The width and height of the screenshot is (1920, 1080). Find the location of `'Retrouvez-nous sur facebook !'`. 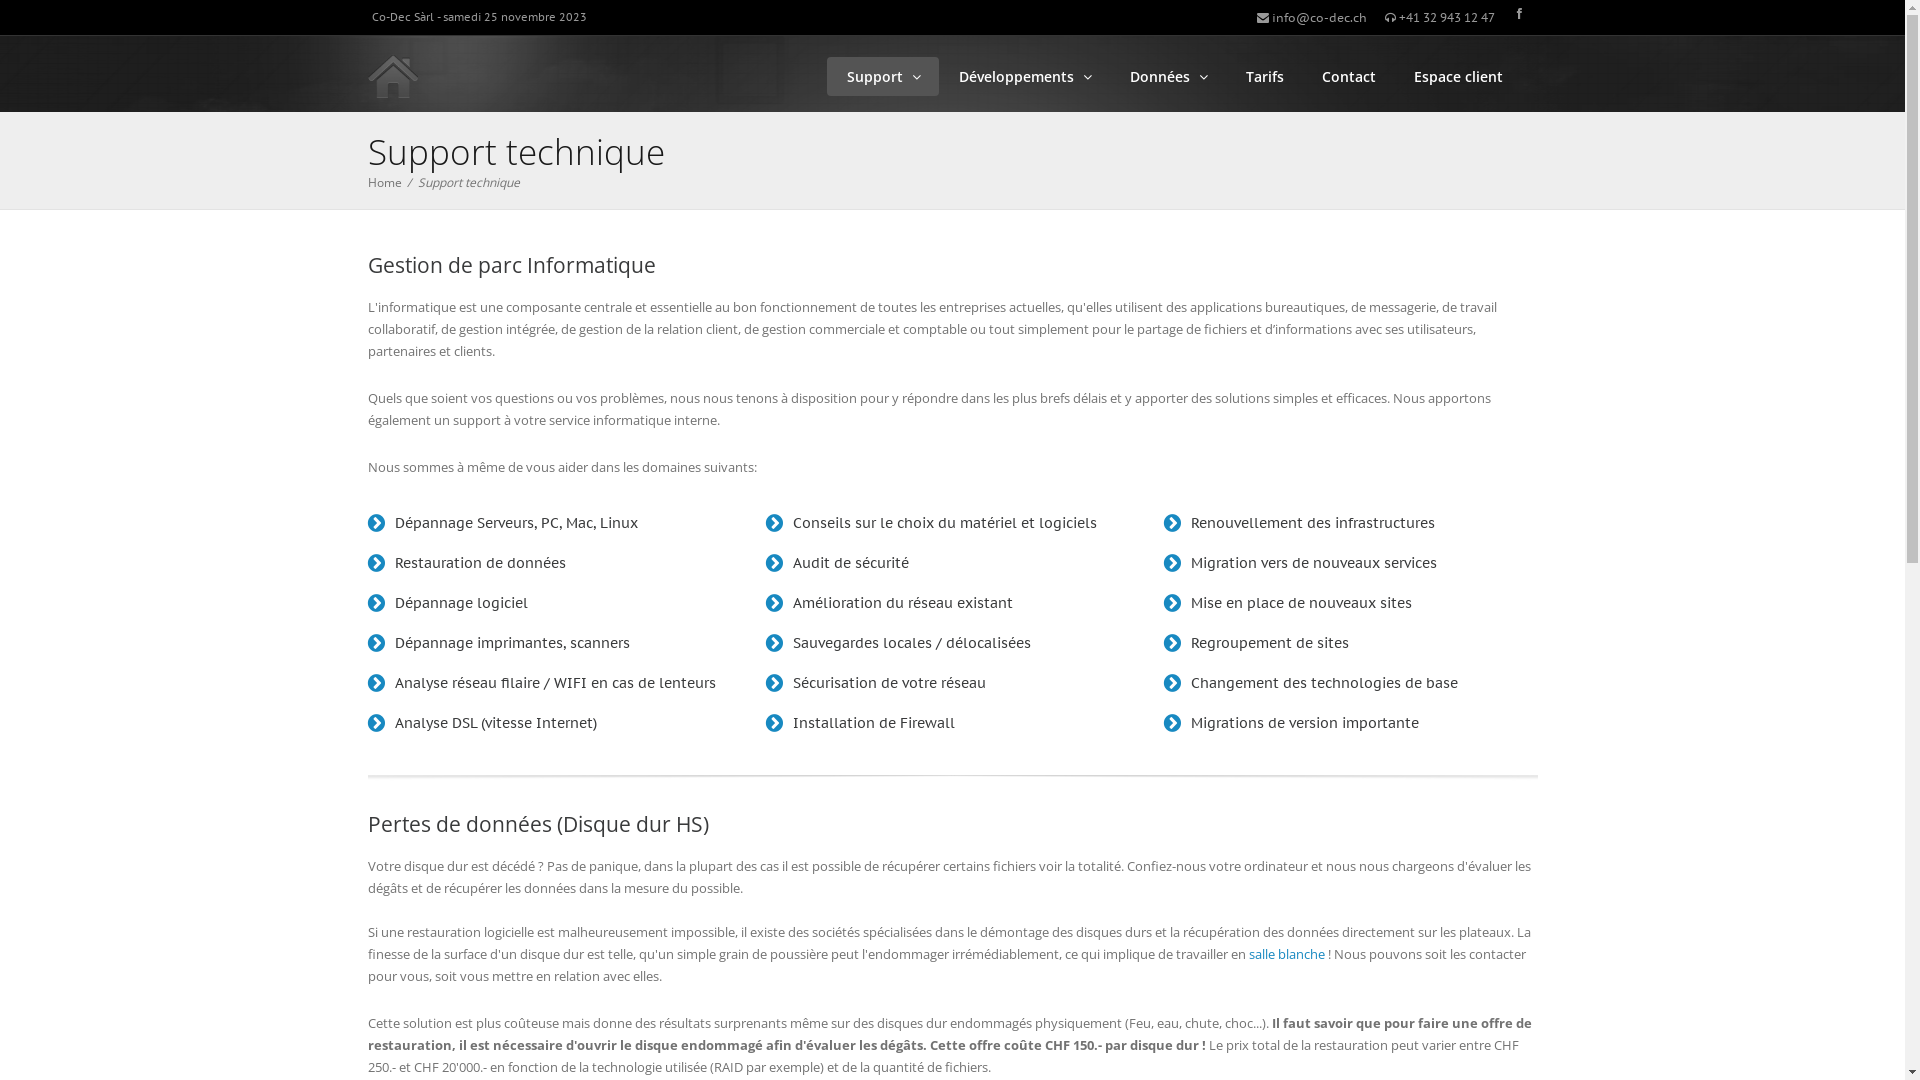

'Retrouvez-nous sur facebook !' is located at coordinates (1518, 13).